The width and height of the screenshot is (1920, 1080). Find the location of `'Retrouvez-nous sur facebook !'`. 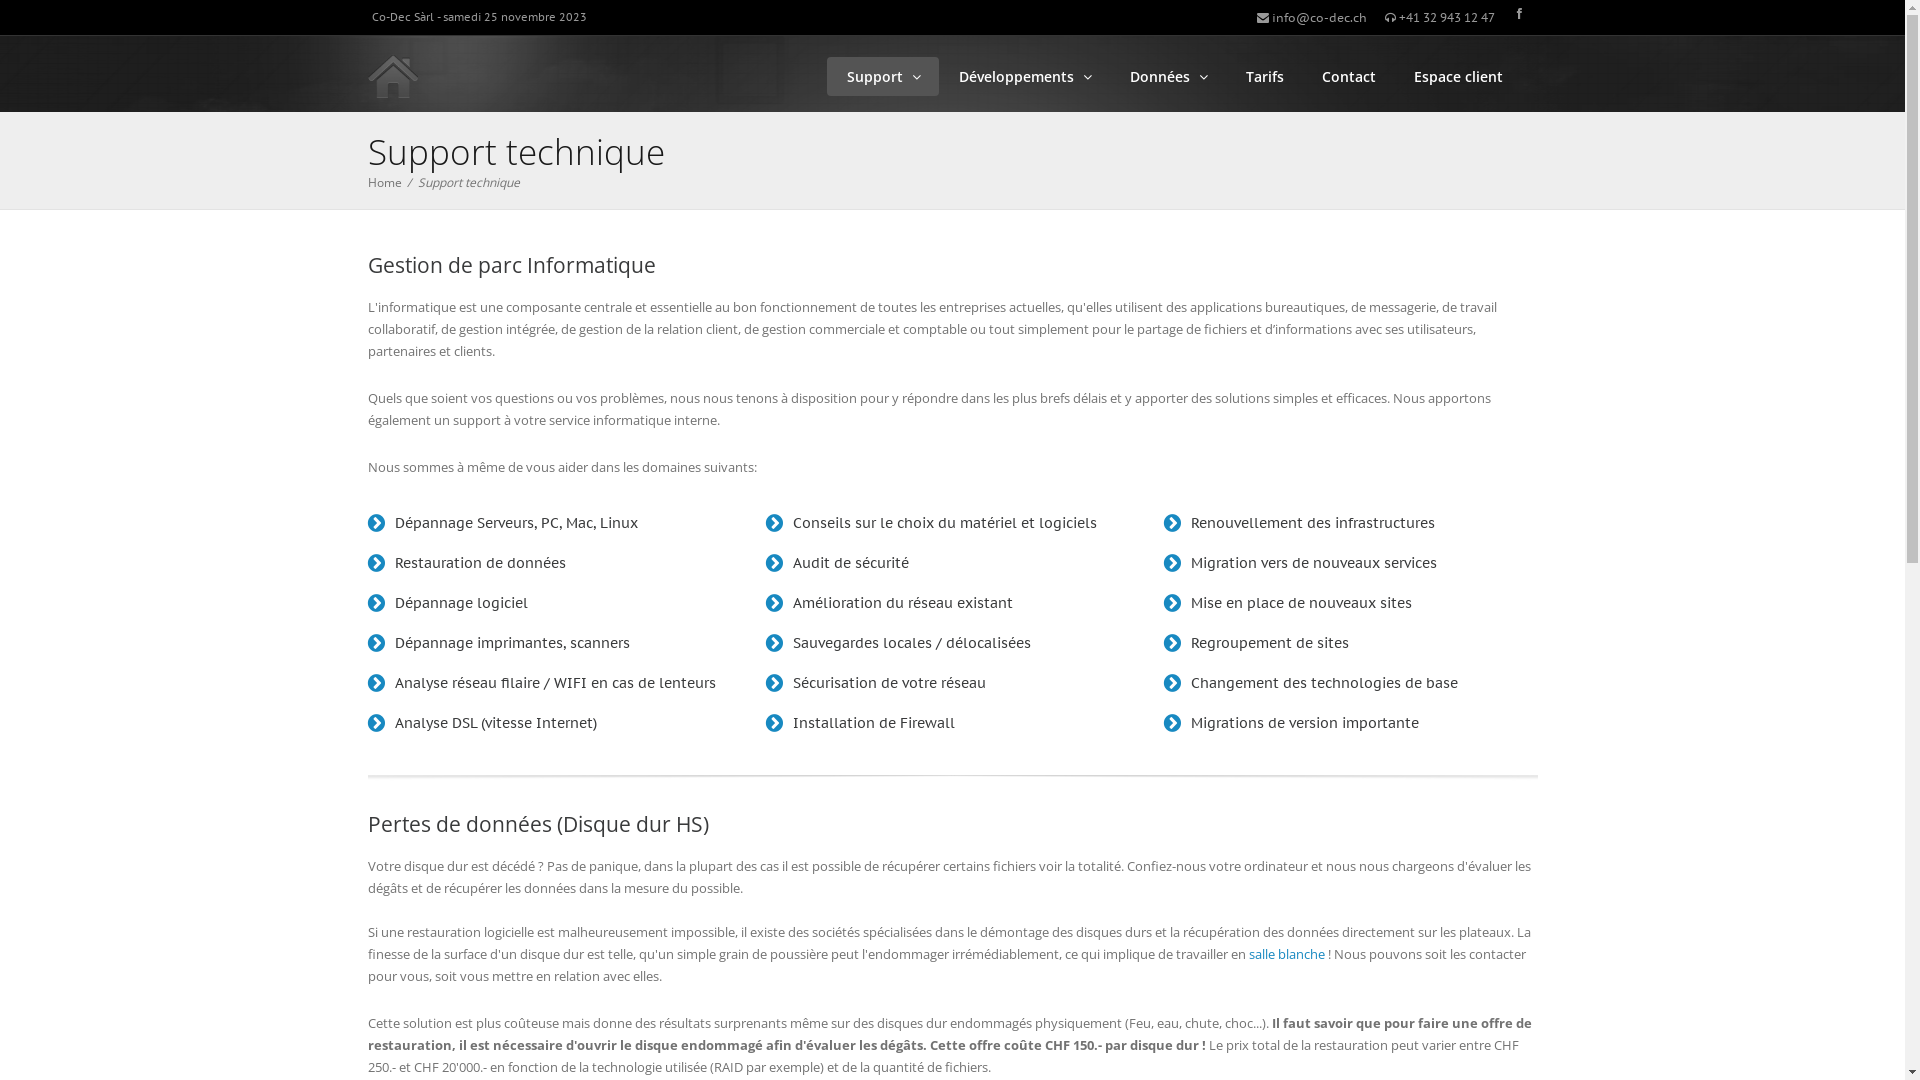

'Retrouvez-nous sur facebook !' is located at coordinates (1518, 13).